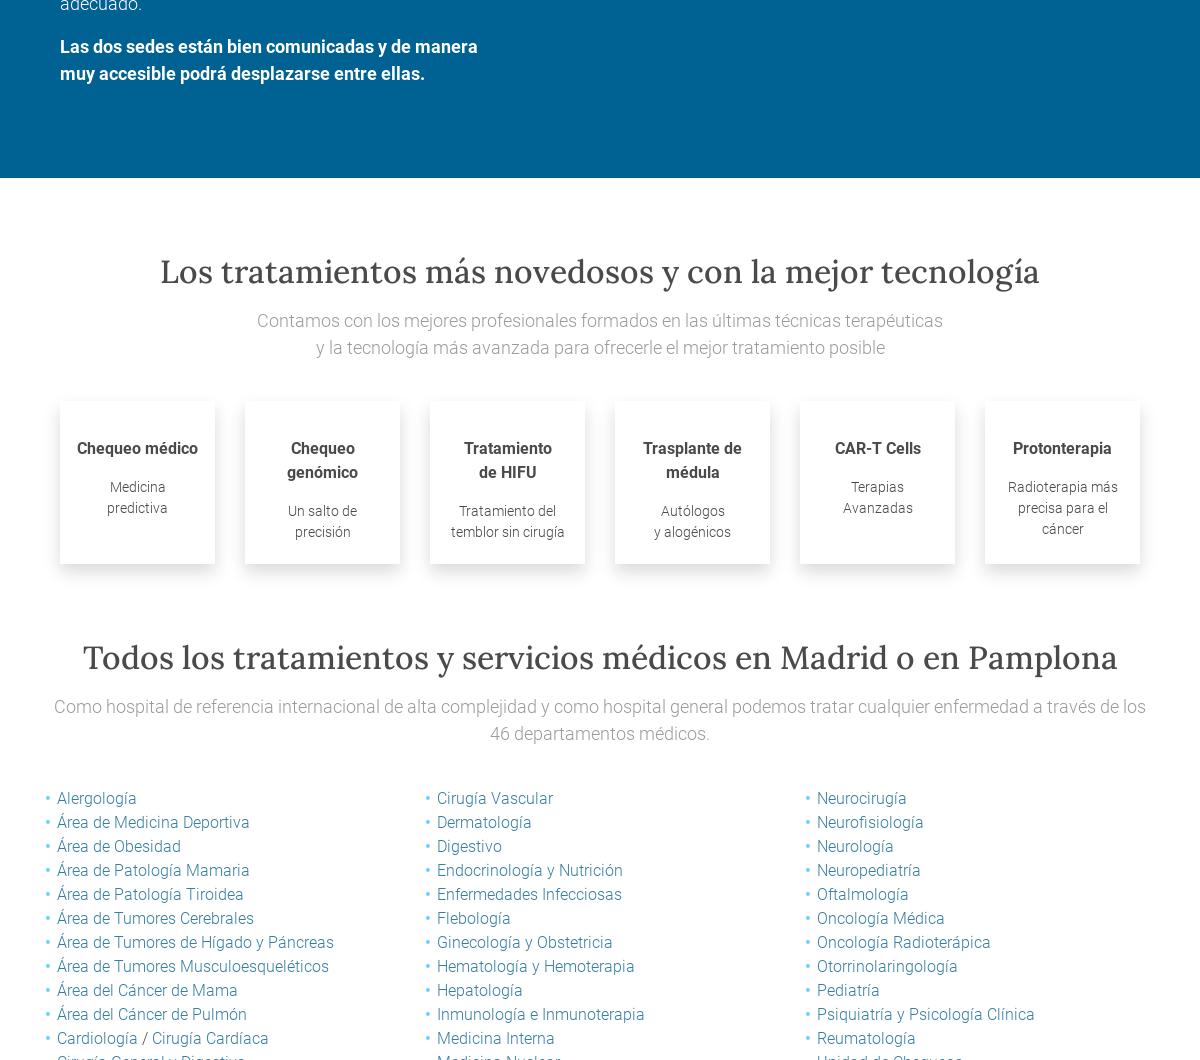 The width and height of the screenshot is (1200, 1060). I want to click on 'Autólogos', so click(692, 508).